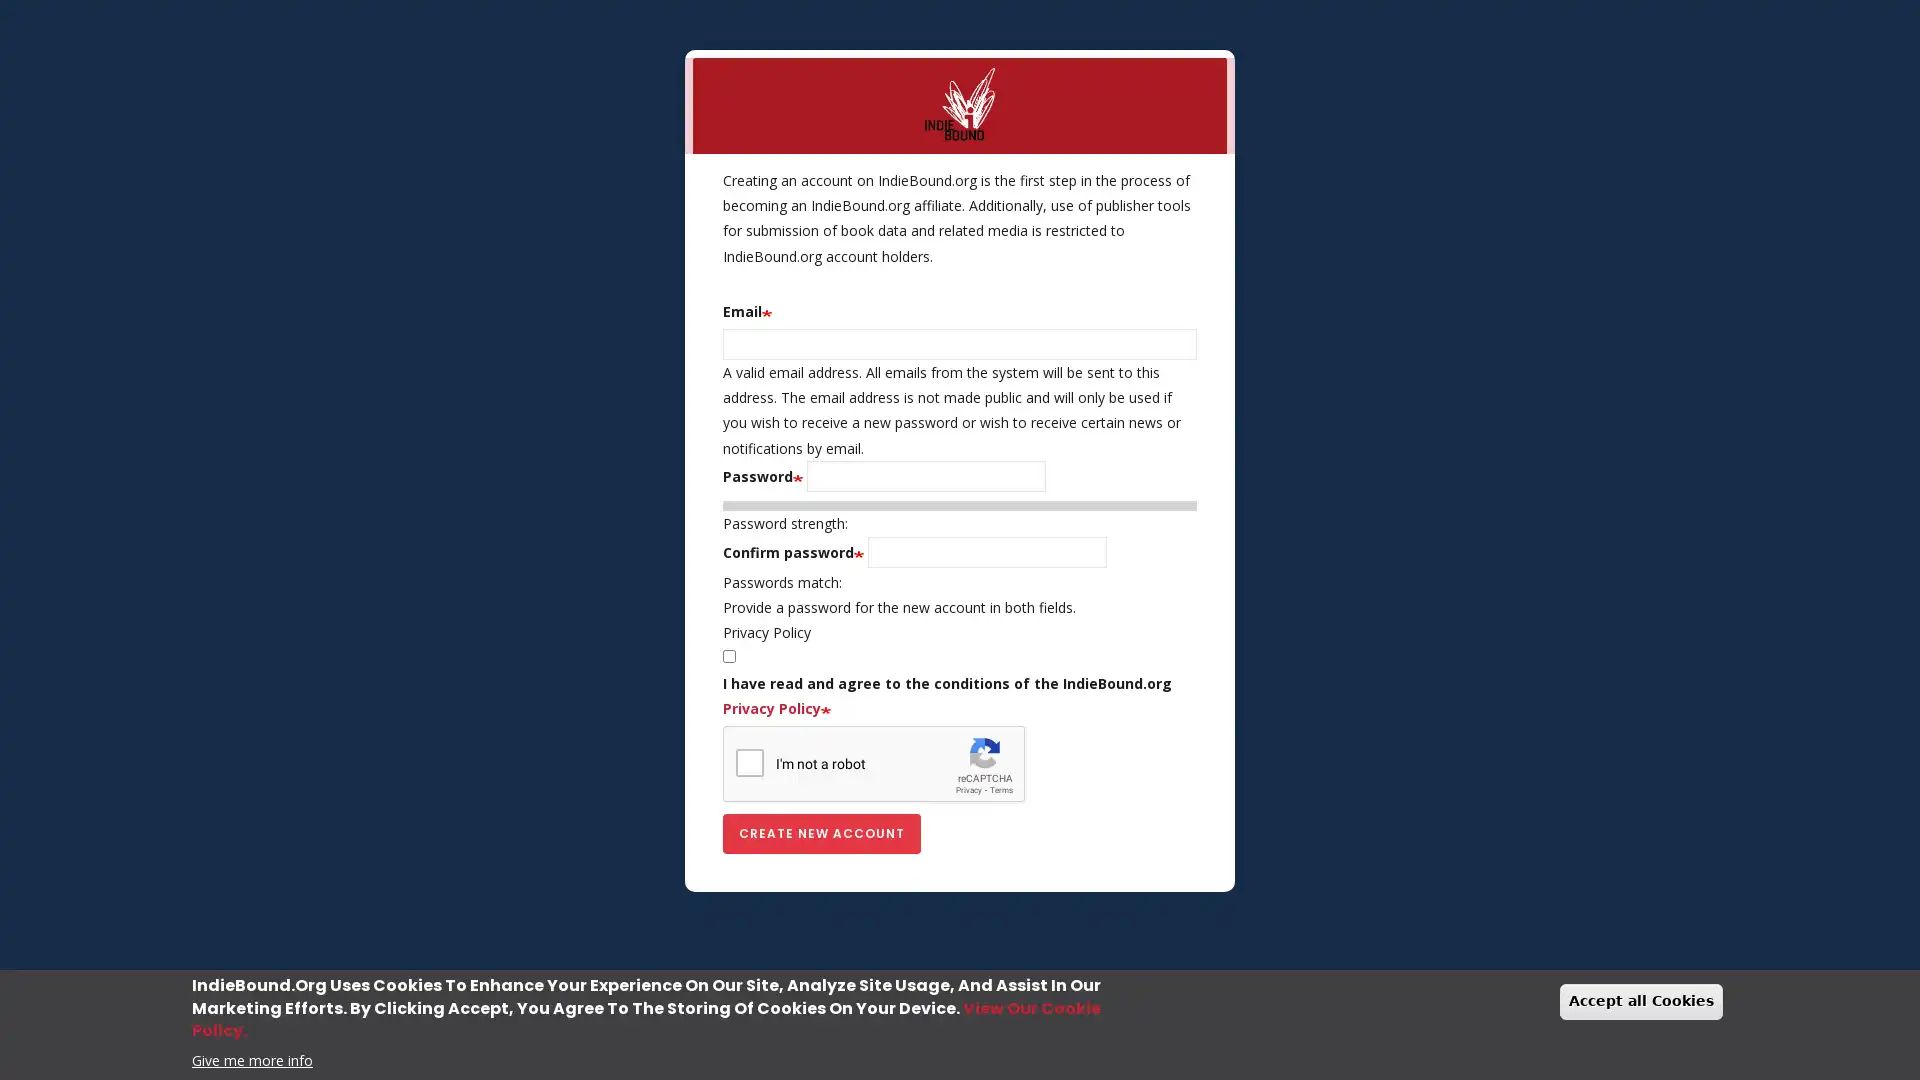 Image resolution: width=1920 pixels, height=1080 pixels. Describe the element at coordinates (251, 1058) in the screenshot. I see `Give me more info` at that location.